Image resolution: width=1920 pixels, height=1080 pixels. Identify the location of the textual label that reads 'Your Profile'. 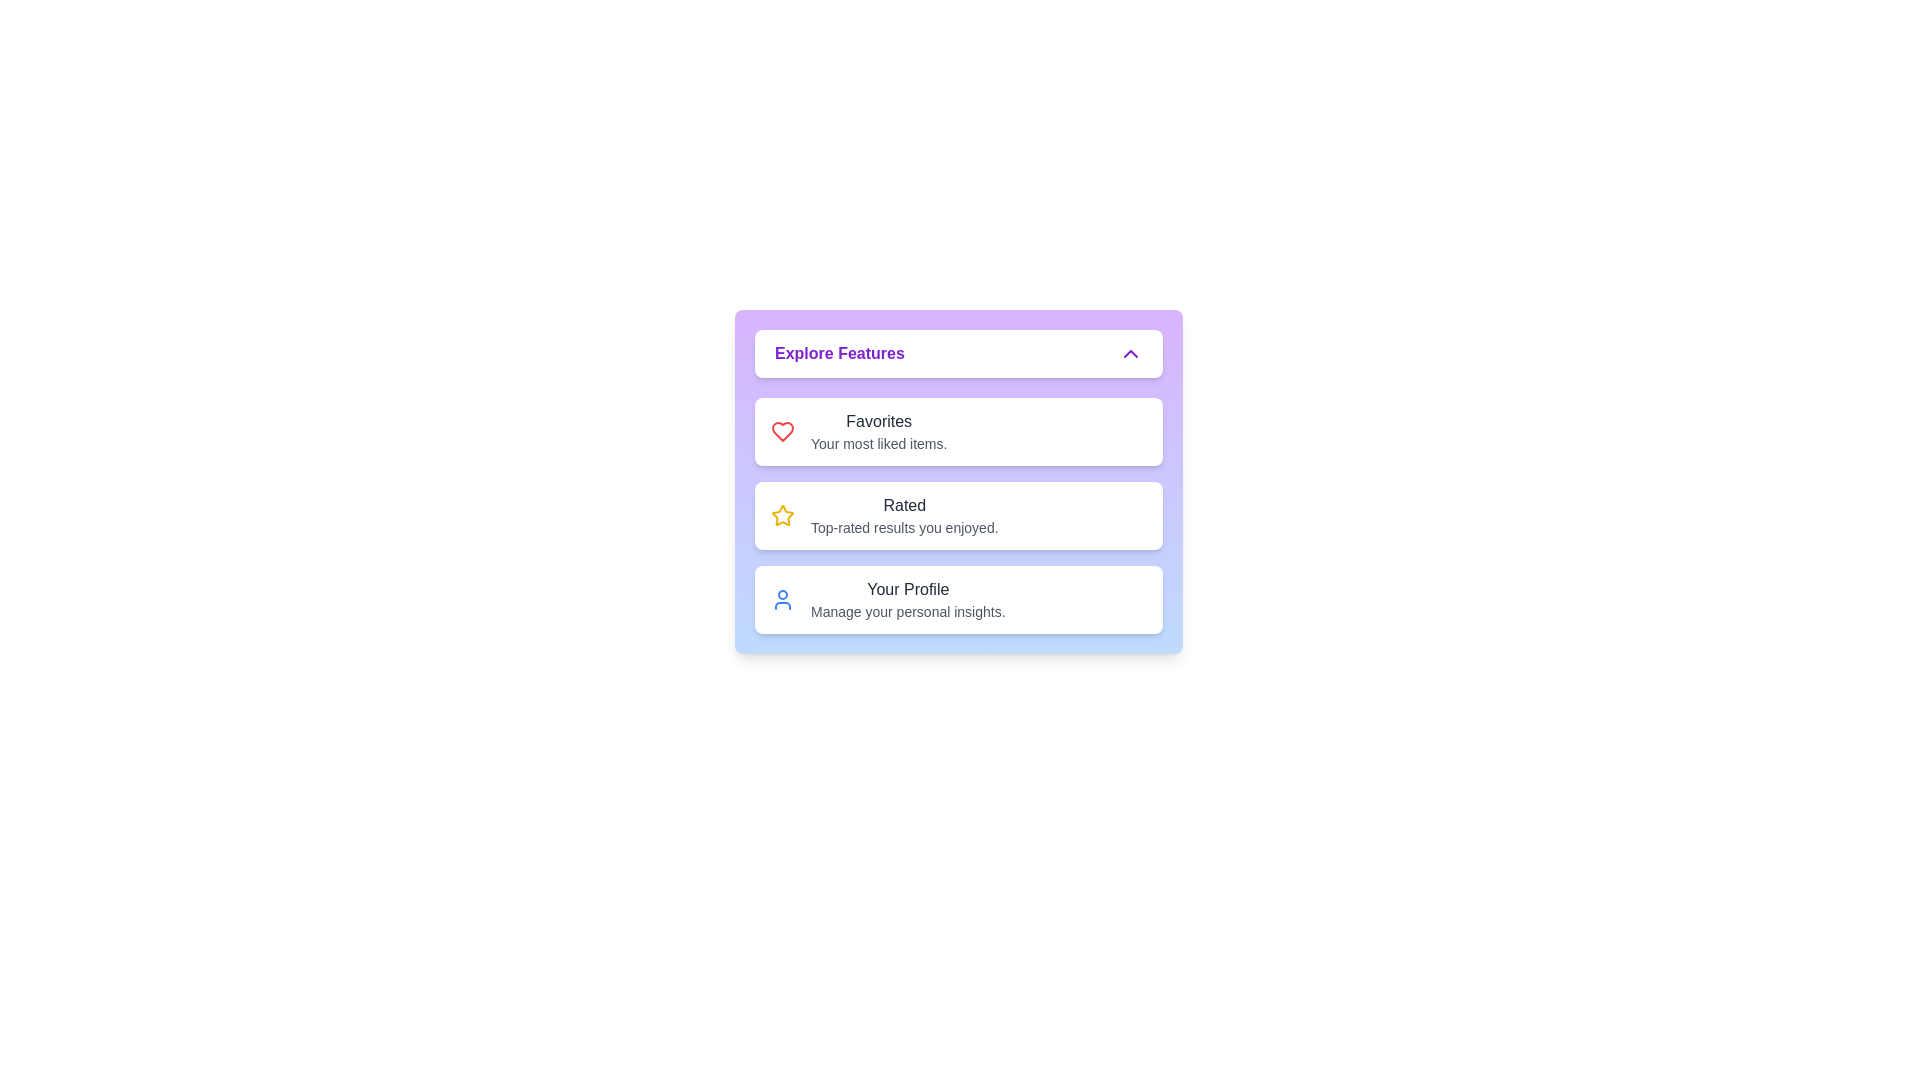
(907, 599).